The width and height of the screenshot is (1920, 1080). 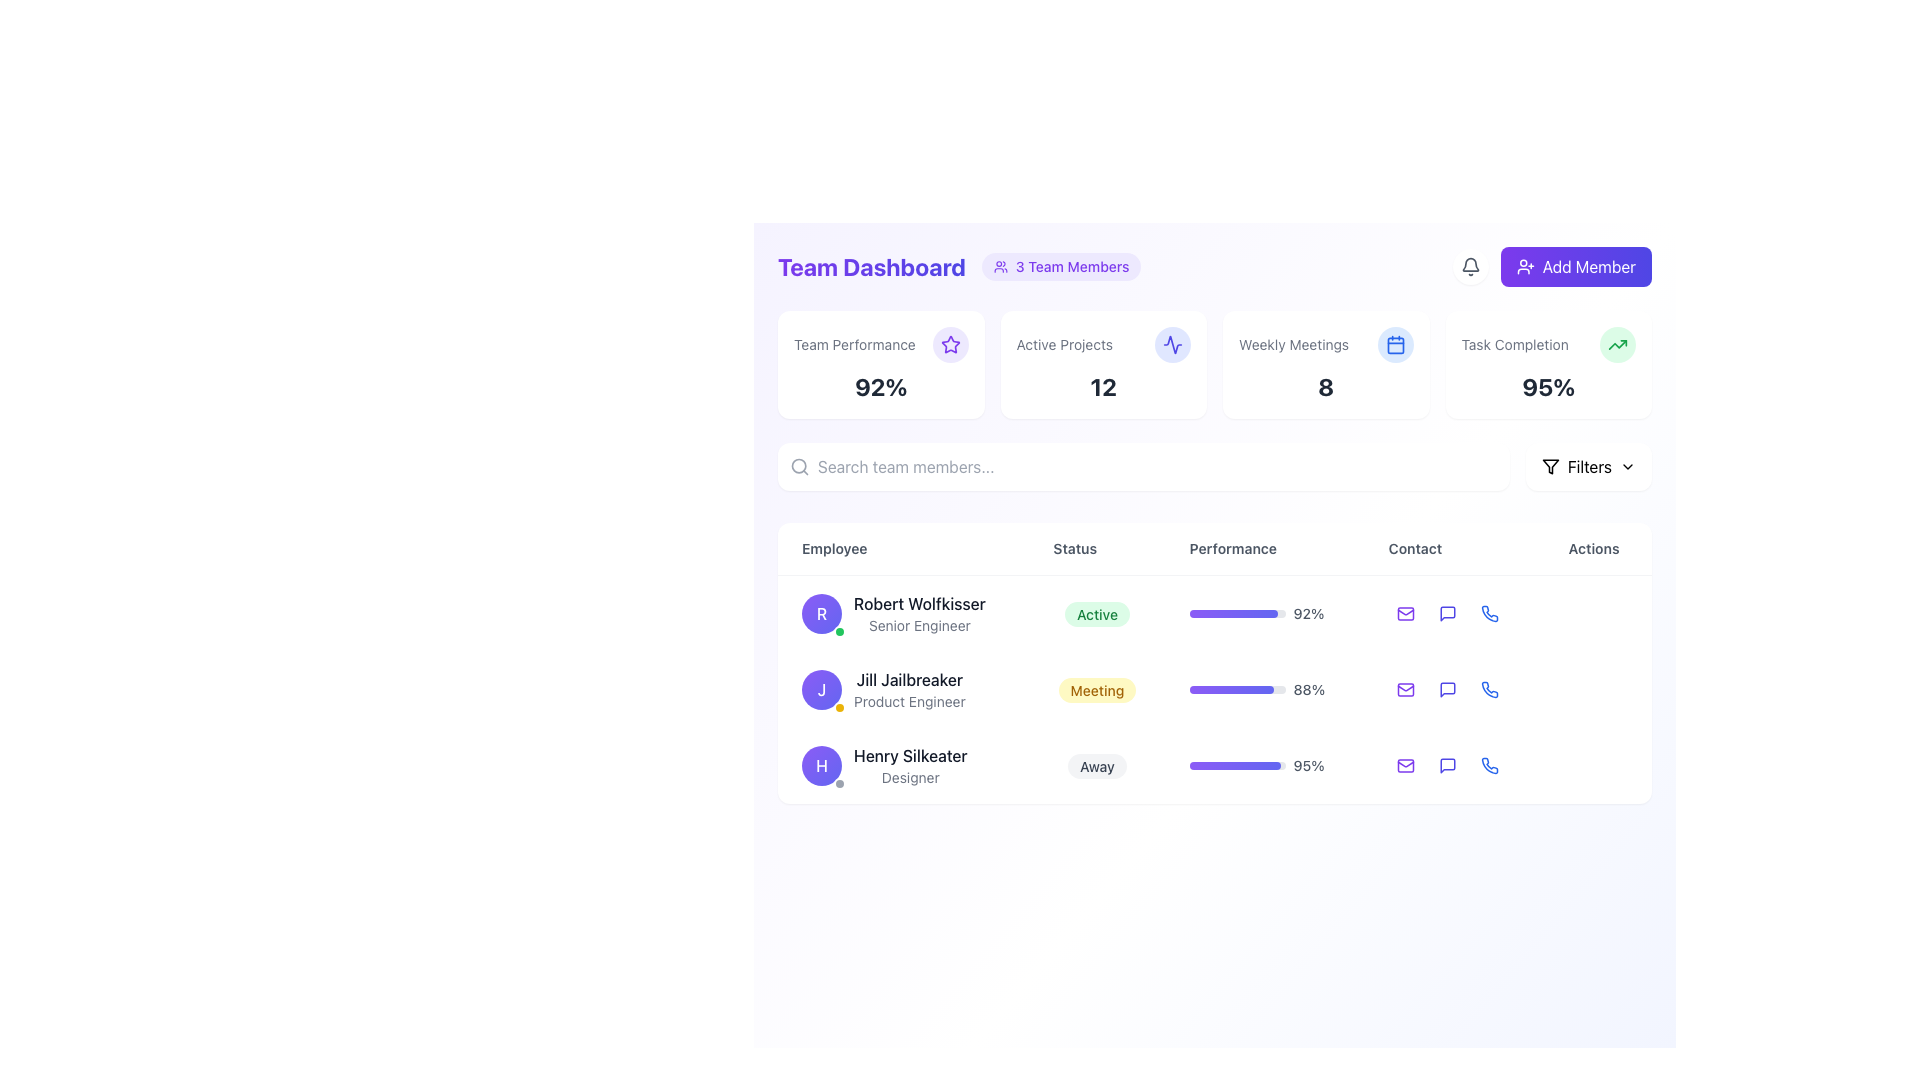 I want to click on the Ellipsis menu button in the Actions column for the row of Robert Wolfkisser, so click(x=1597, y=612).